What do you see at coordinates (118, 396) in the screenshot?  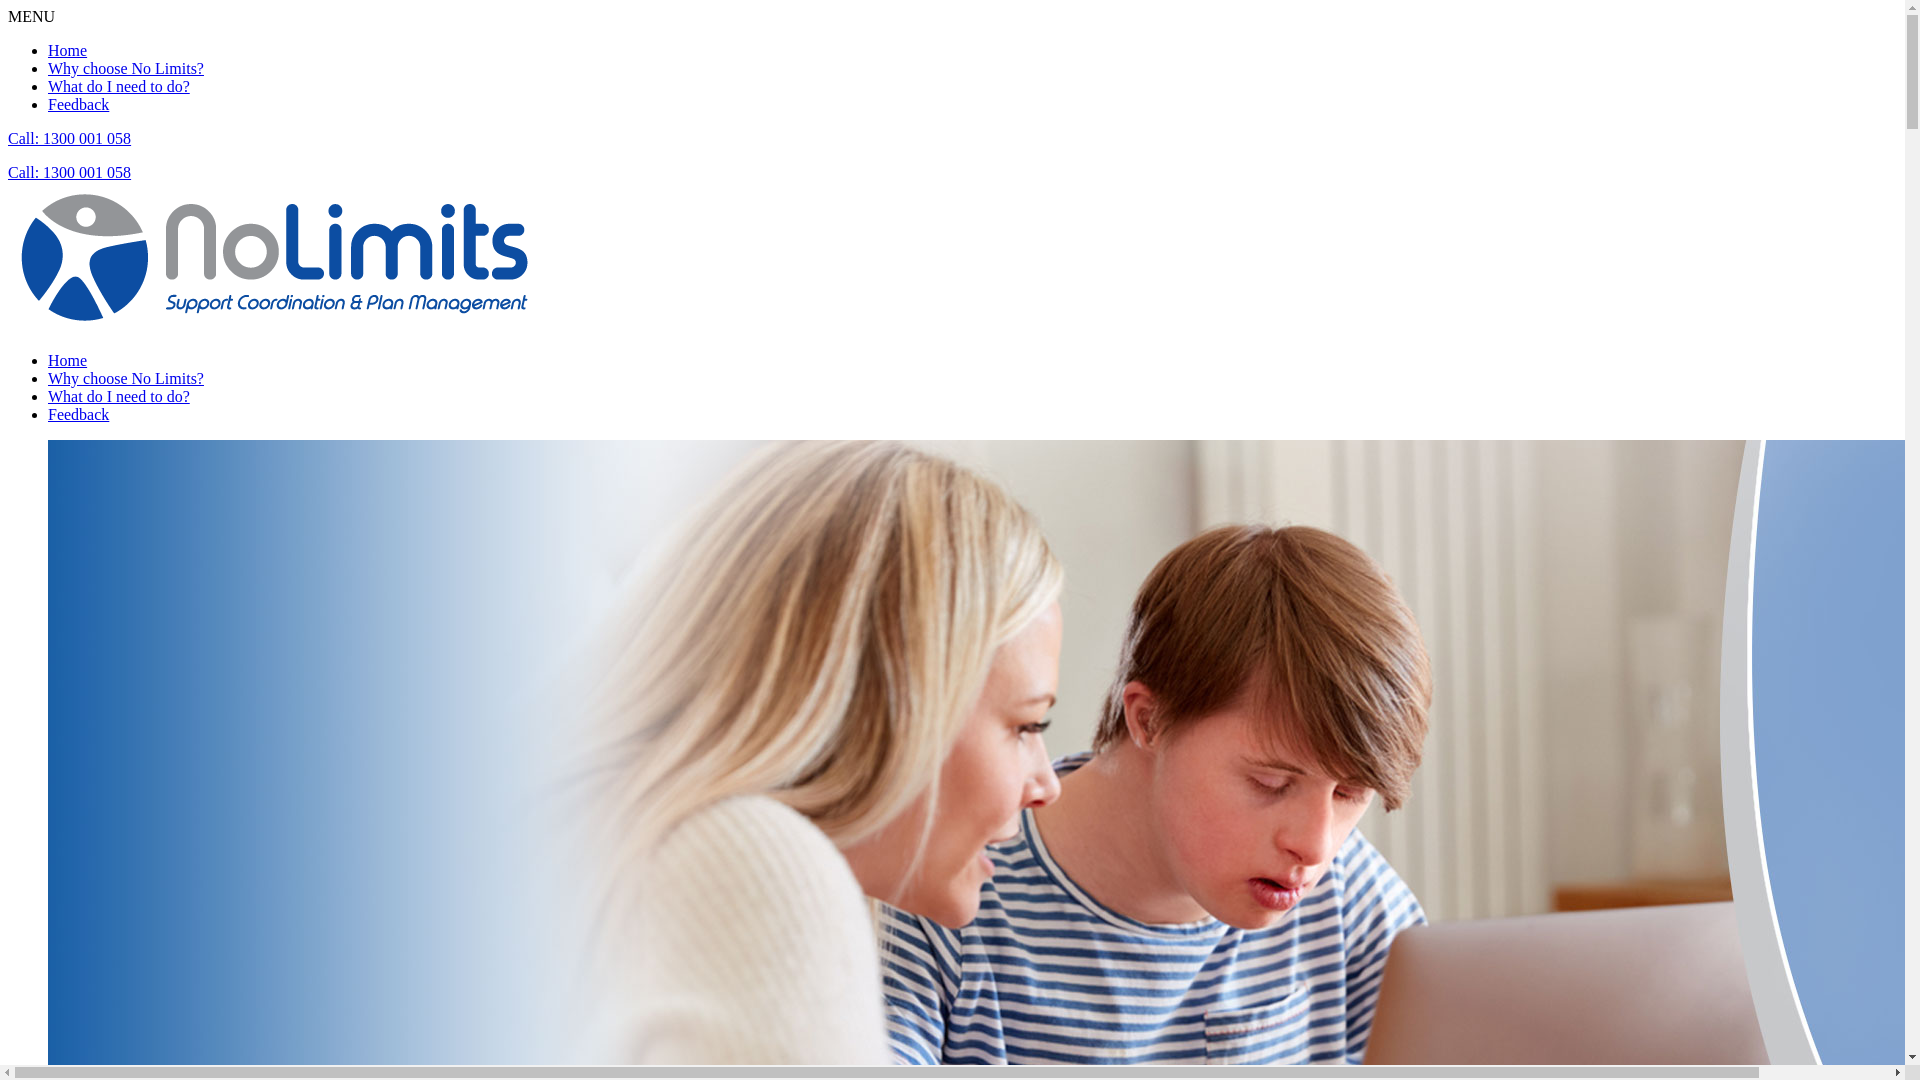 I see `'What do I need to do?'` at bounding box center [118, 396].